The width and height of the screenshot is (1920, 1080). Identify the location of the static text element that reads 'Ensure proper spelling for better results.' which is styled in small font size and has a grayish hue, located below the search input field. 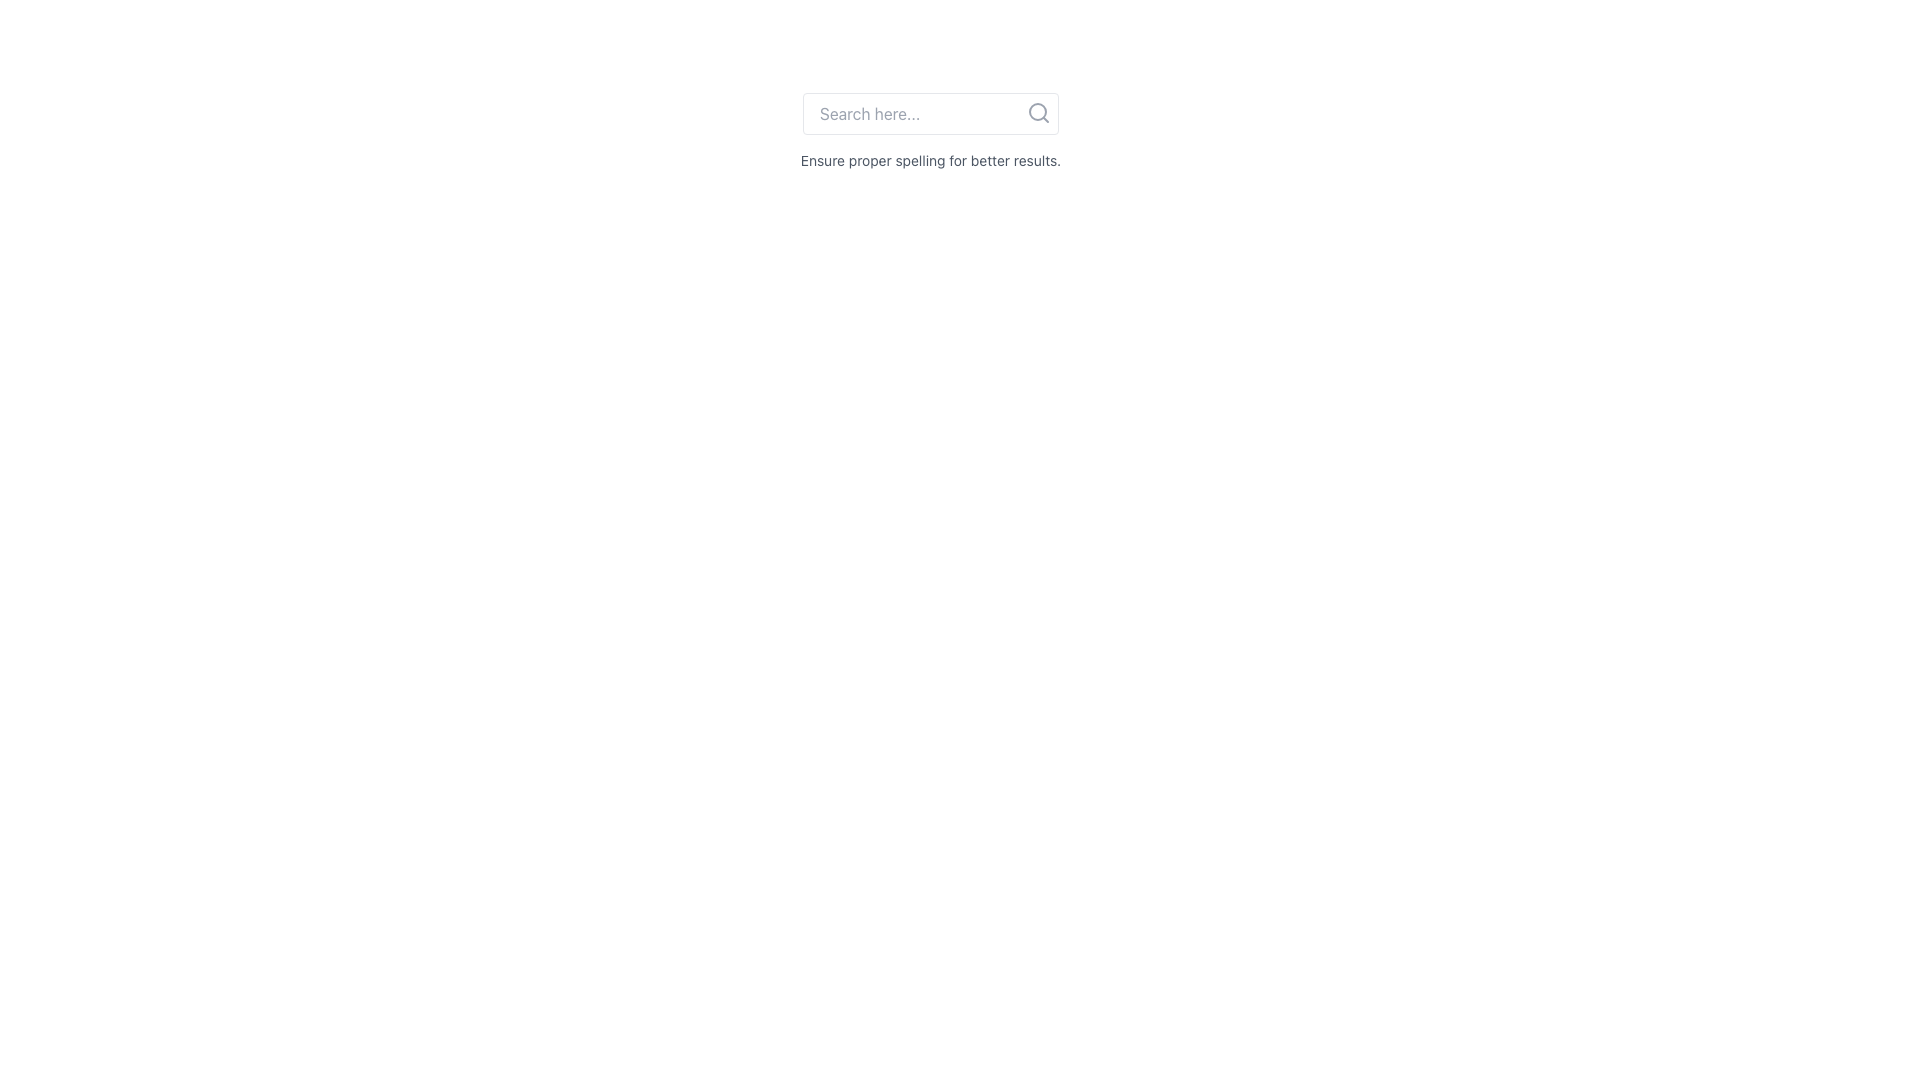
(930, 160).